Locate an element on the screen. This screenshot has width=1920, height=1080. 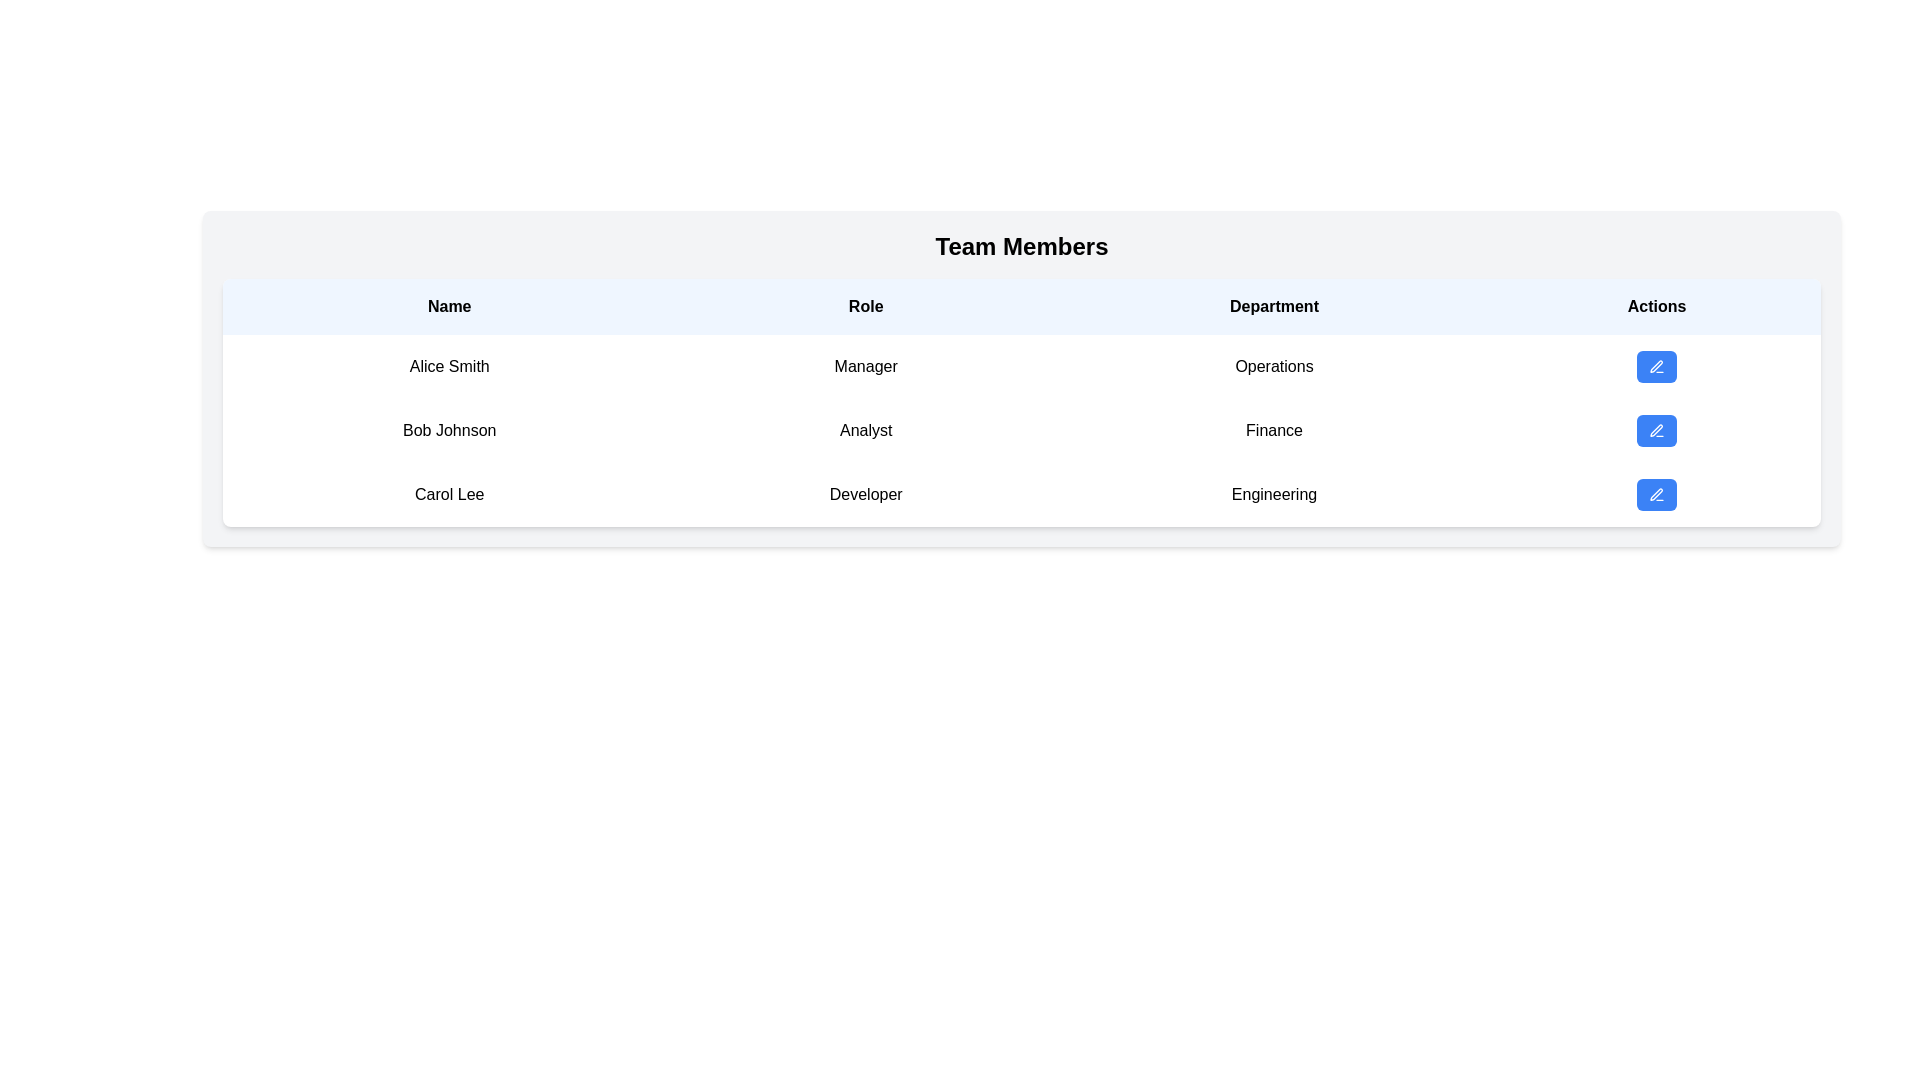
the text 'Finance' in the 'Department' column of the 'Team Members' table, specifically for the row corresponding to 'Bob Johnson' and 'Analyst' is located at coordinates (1273, 430).